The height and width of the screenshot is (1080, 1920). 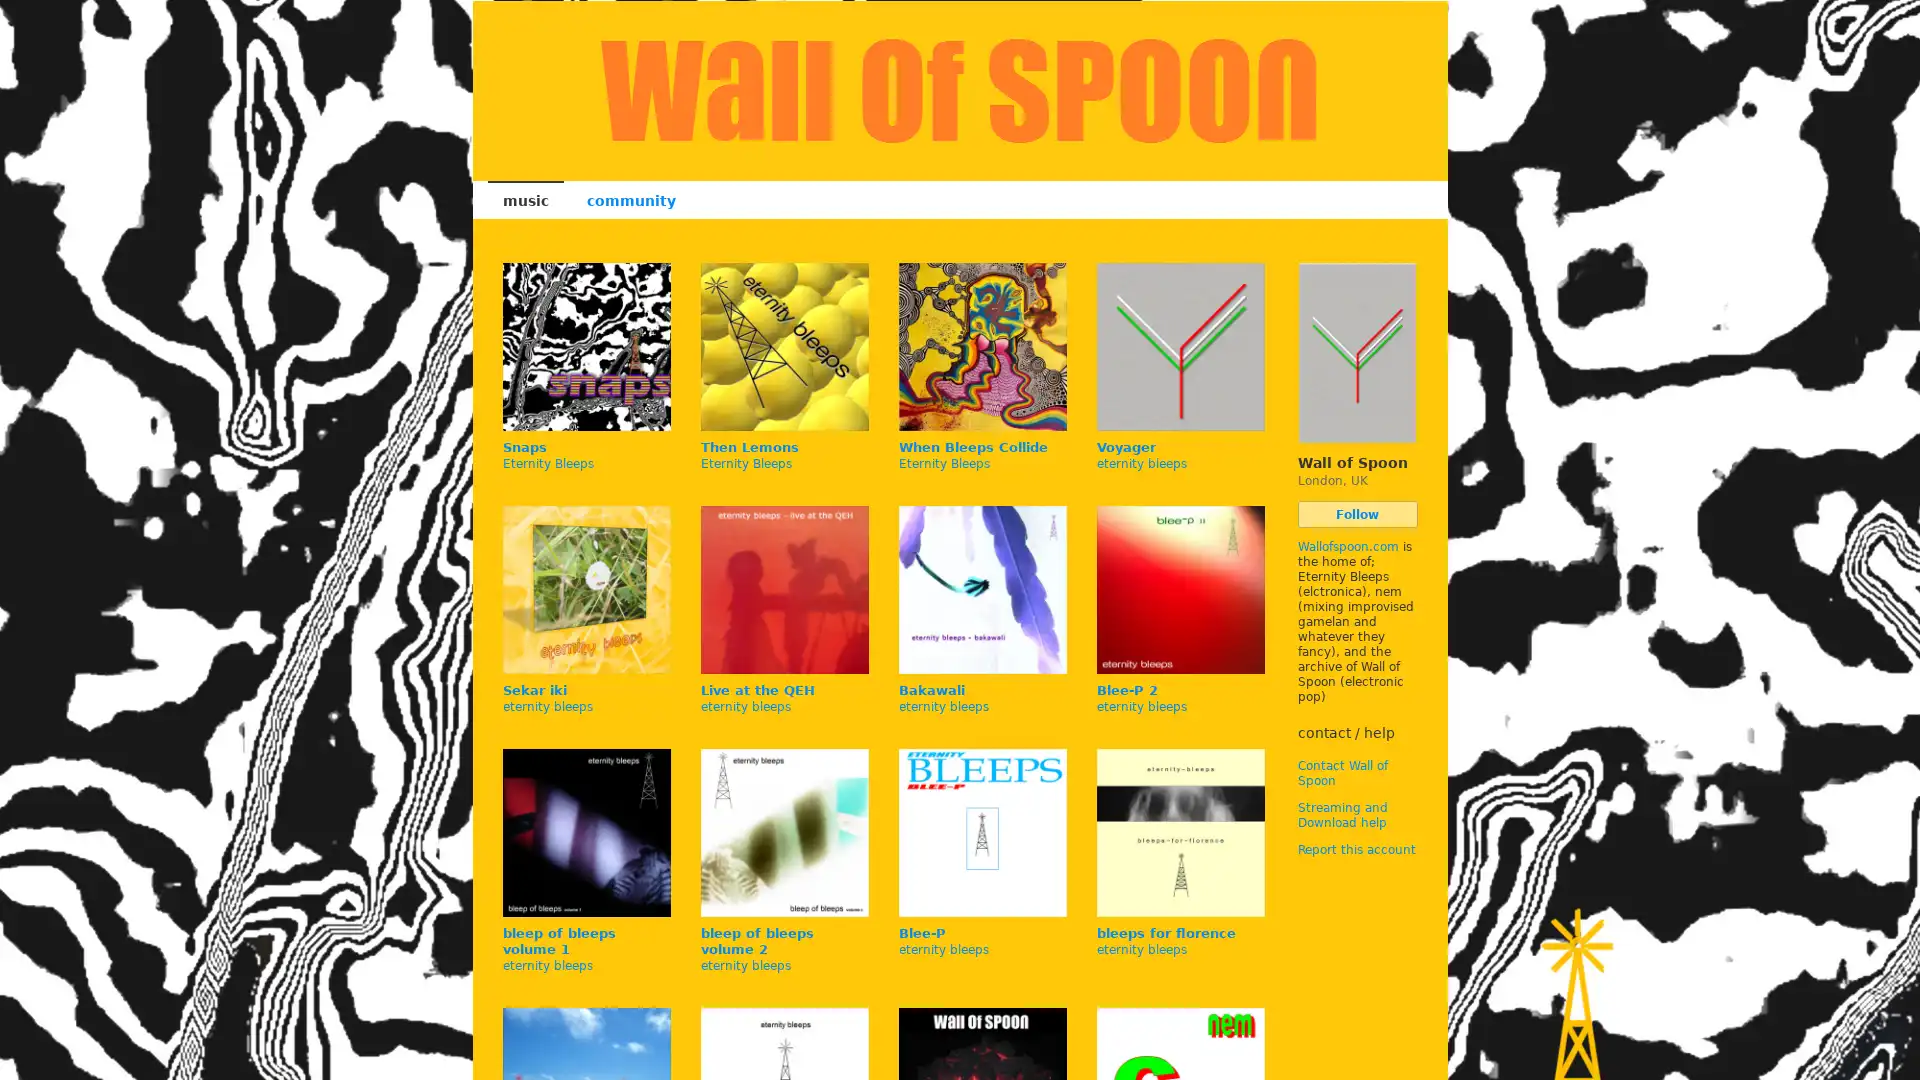 I want to click on Follow, so click(x=1357, y=513).